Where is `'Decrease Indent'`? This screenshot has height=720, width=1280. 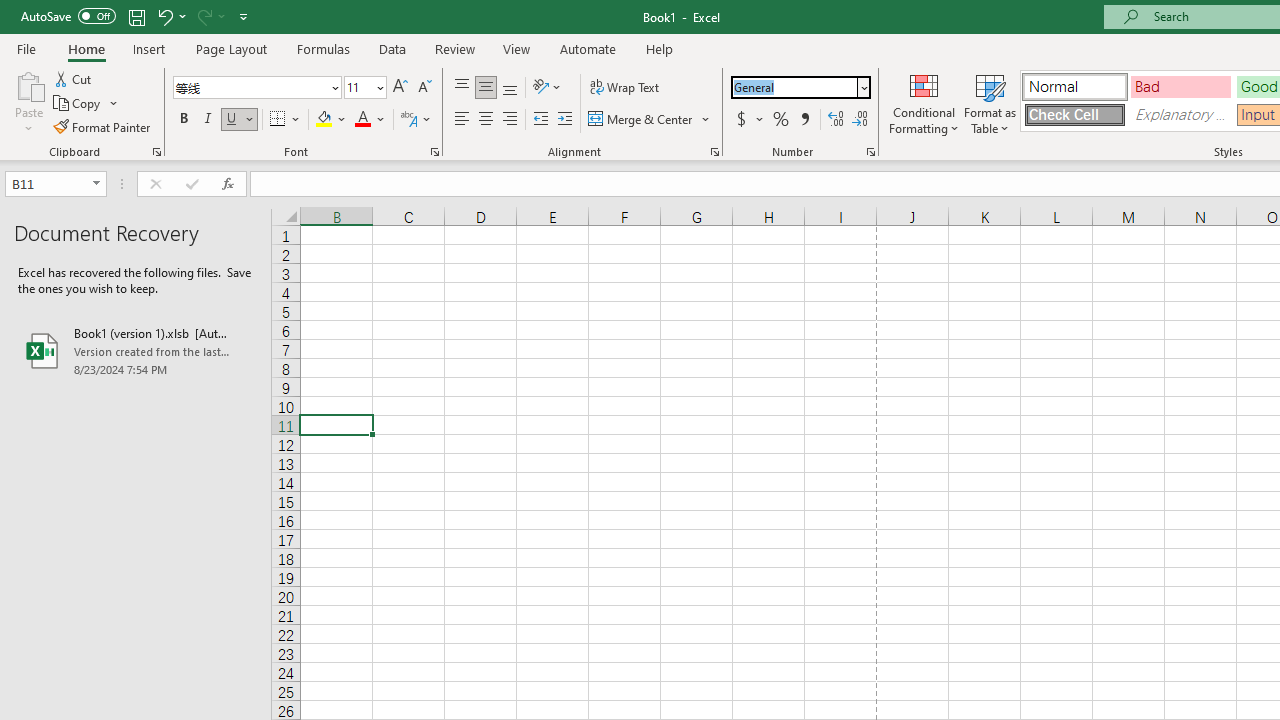
'Decrease Indent' is located at coordinates (540, 119).